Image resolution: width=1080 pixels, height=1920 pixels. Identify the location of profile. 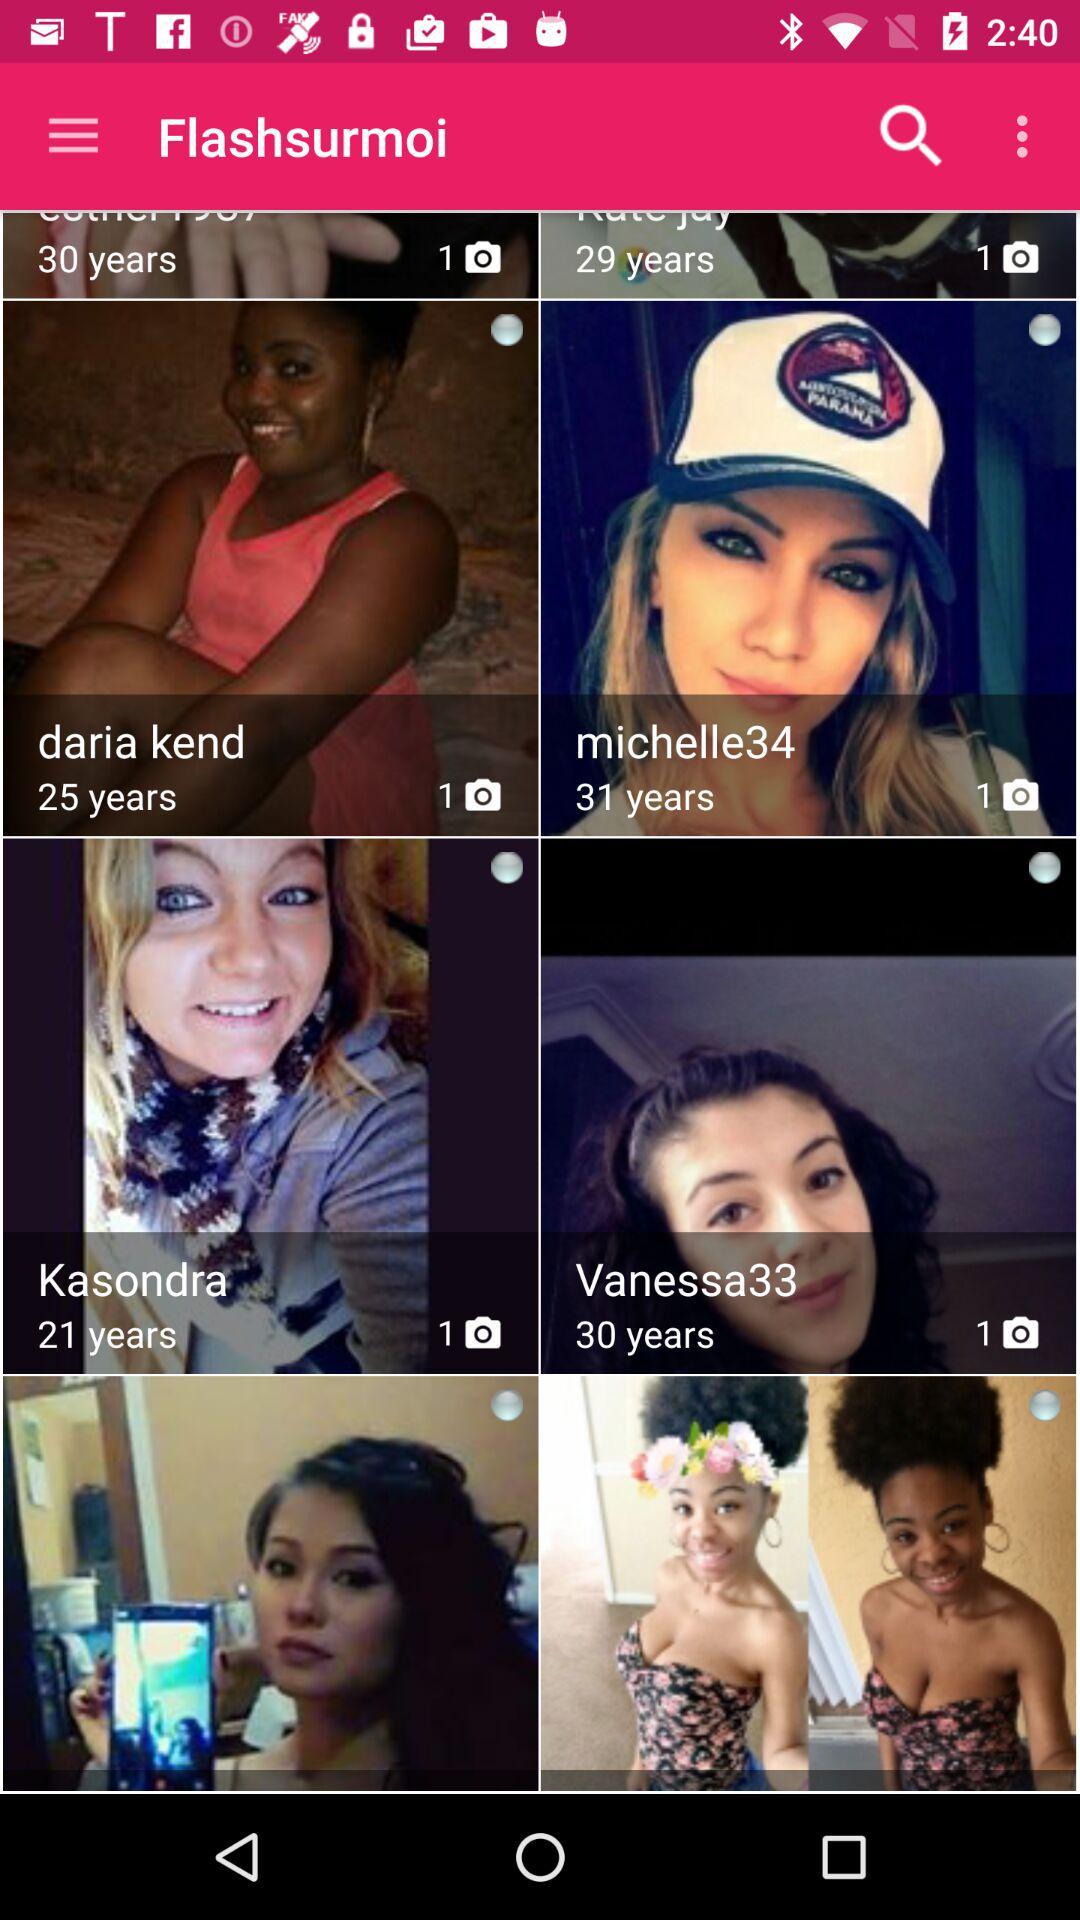
(810, 740).